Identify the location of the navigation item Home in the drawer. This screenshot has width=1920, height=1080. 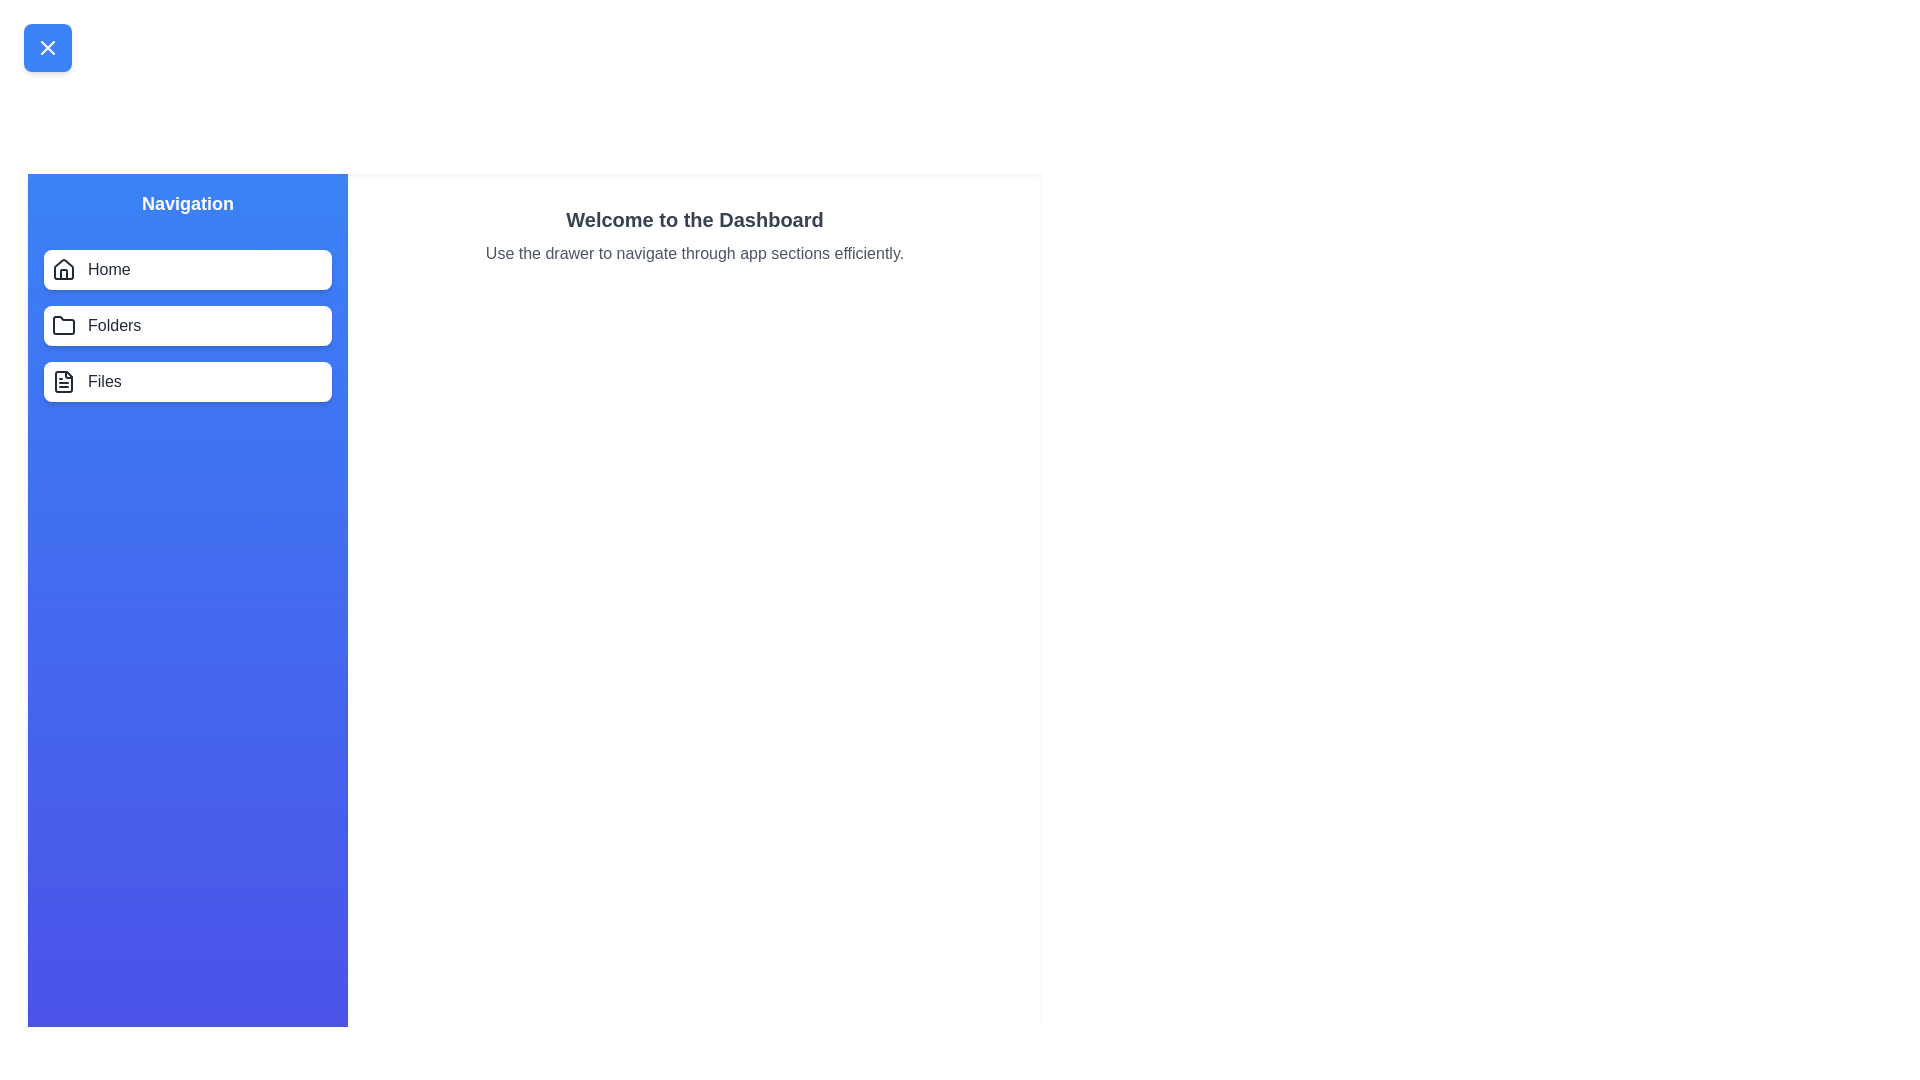
(187, 270).